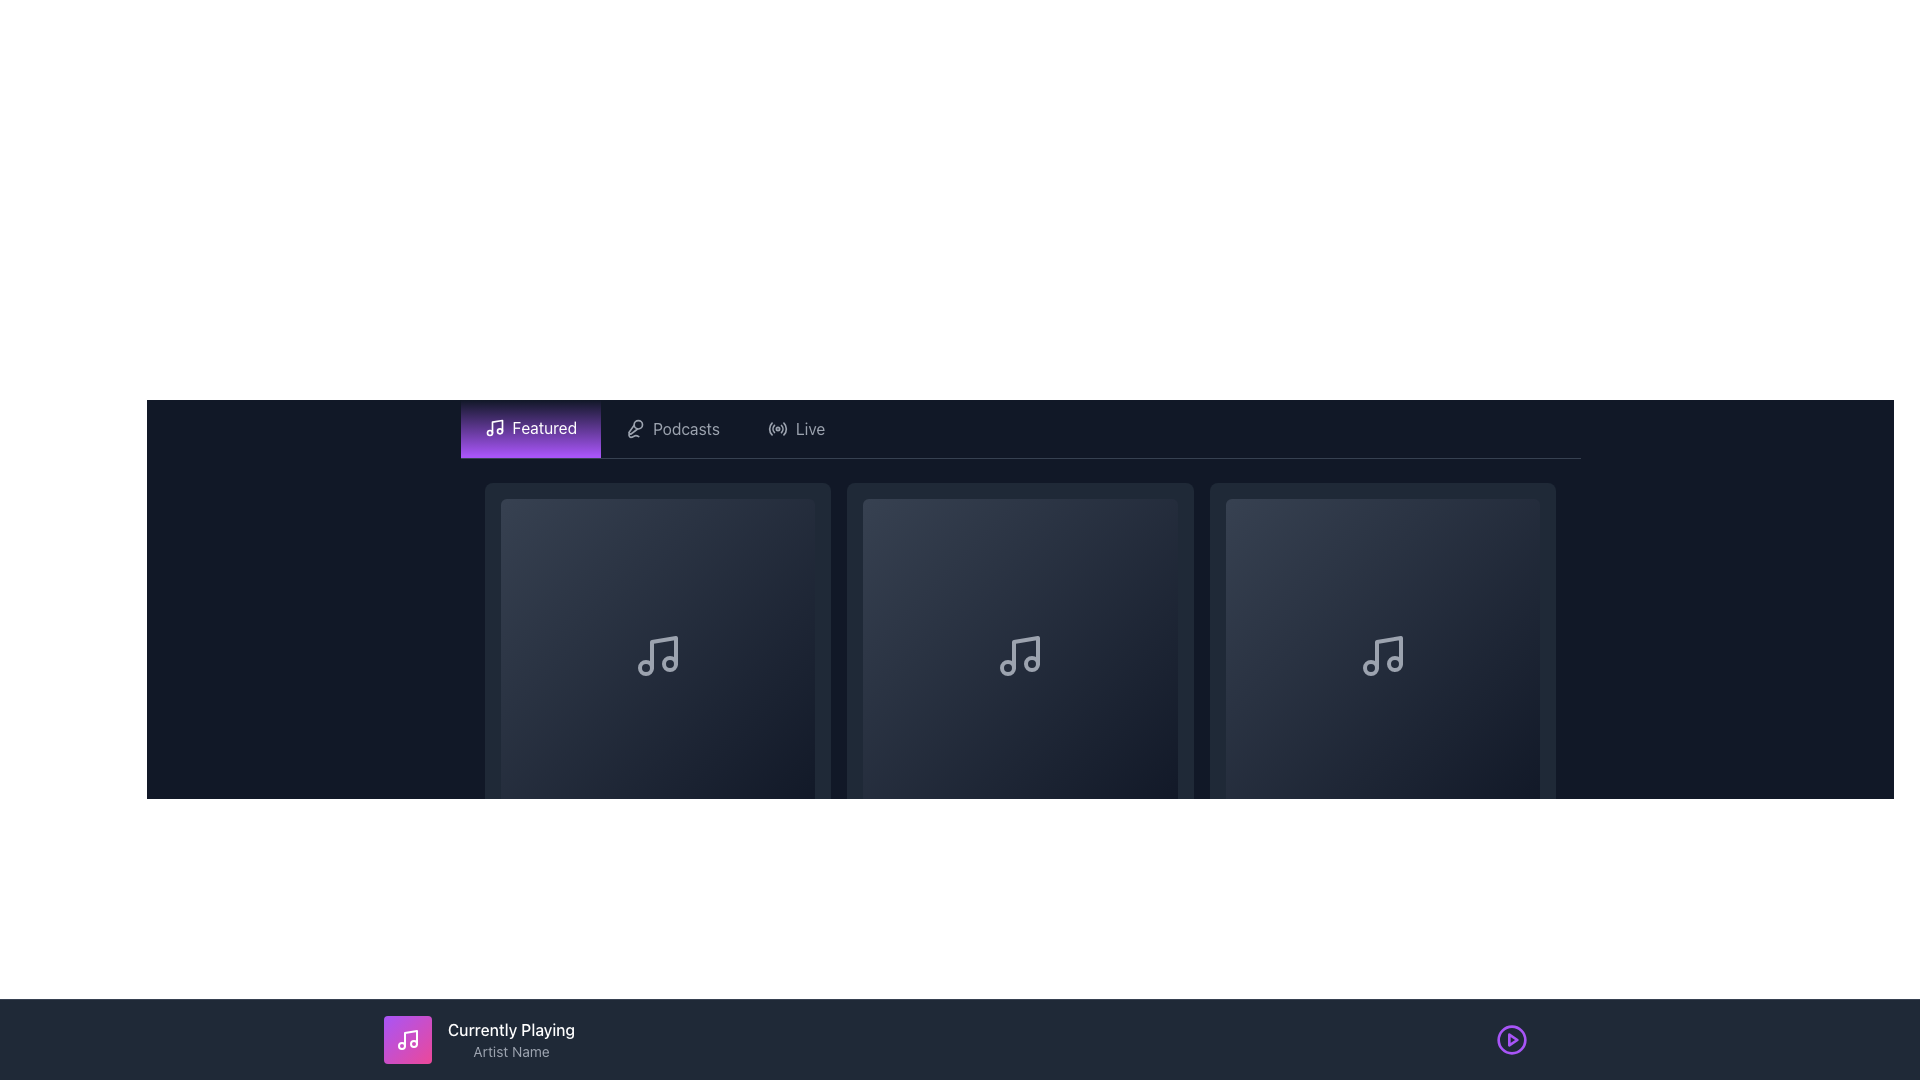  Describe the element at coordinates (1512, 1039) in the screenshot. I see `the play button located at the bottom-right corner of the interface` at that location.